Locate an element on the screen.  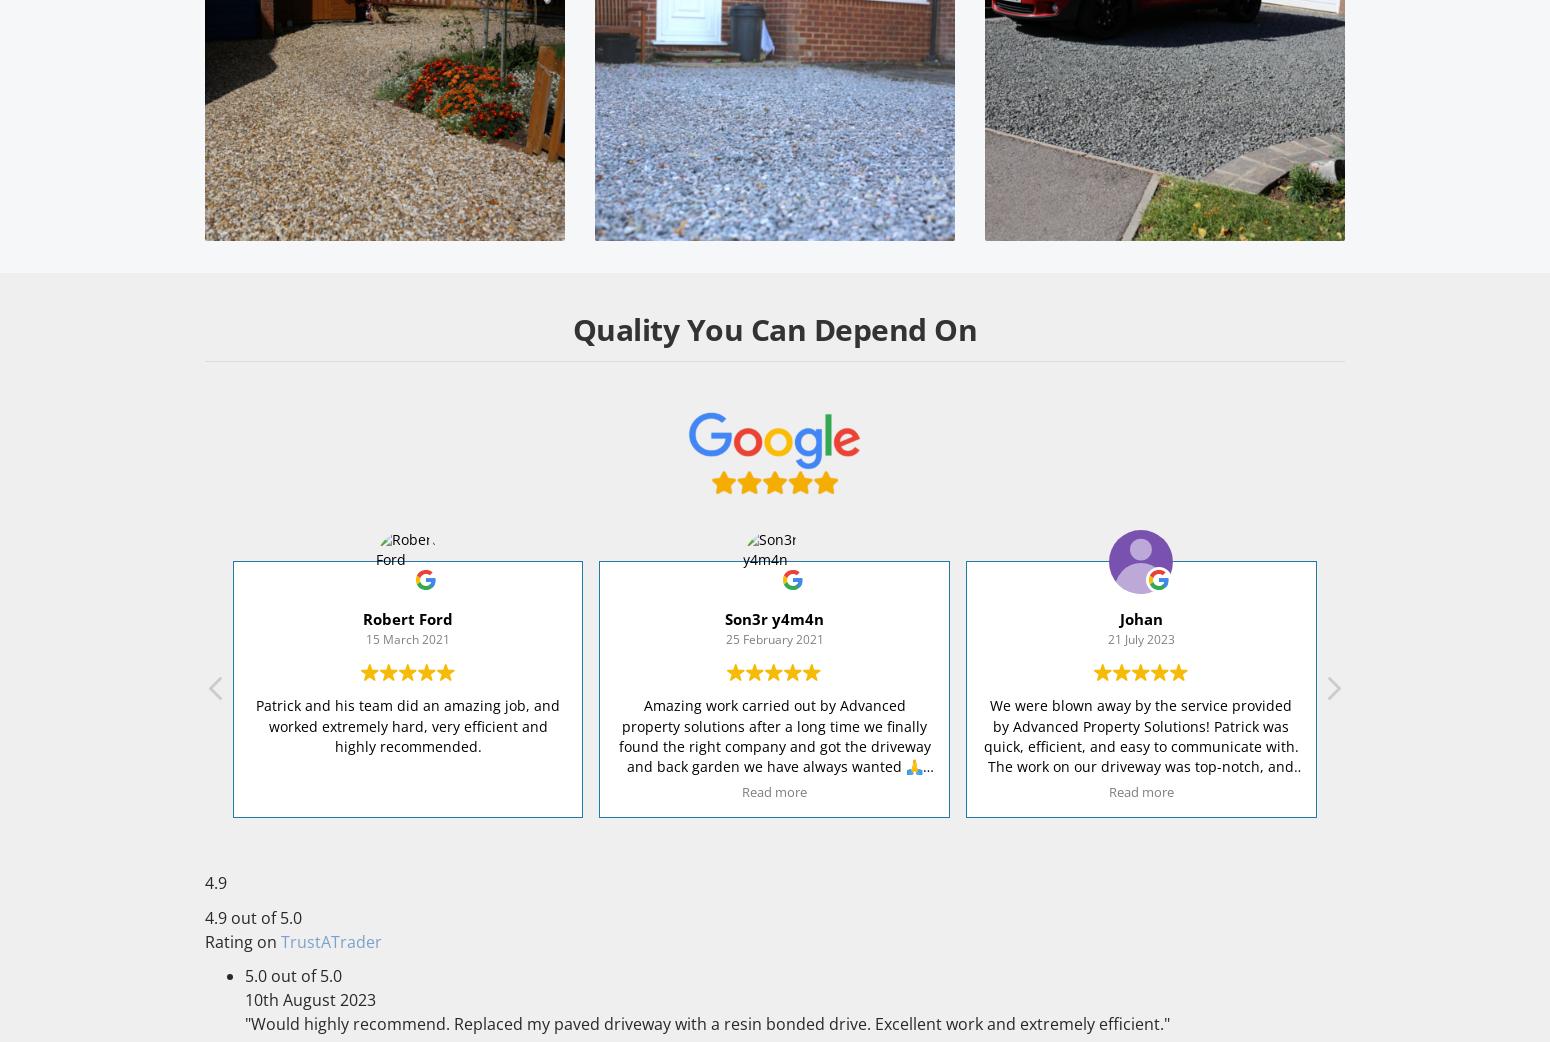
'Amazing work carried out by Advanced property  solutions after a long time we finally found the right company and got the driveway and back garden we have always wanted 🙏 Patrick and the team have been fantastic could not rate and recommend them enough always on time extremely hard working, reliable, trustworthy and respectful it has been such great pleasure to do buisness with them such a big job was completed in 4 days when it would normally take about a week or more 😲 we thank you all so much and would highly recommend to anyone plus will definitely do business with this company again 🙏😉' is located at coordinates (774, 837).